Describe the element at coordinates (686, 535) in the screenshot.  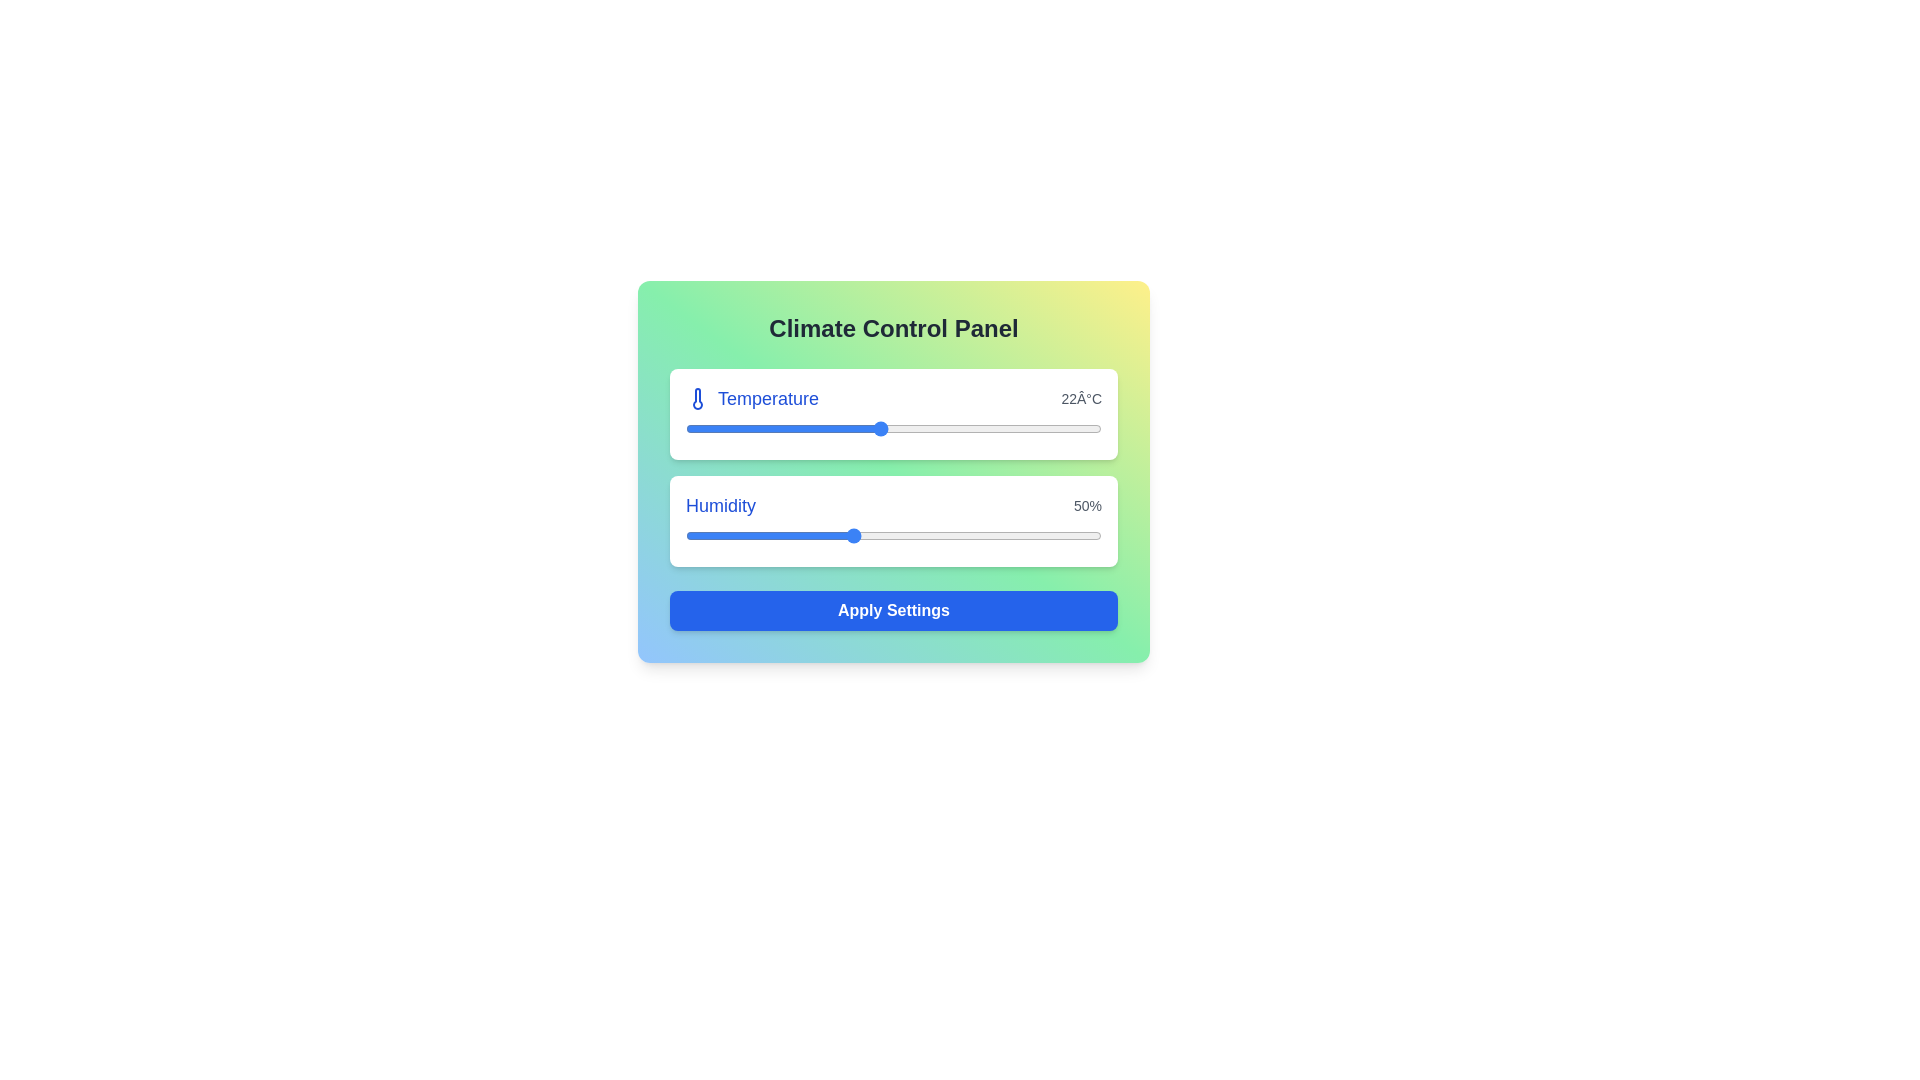
I see `the humidity level` at that location.